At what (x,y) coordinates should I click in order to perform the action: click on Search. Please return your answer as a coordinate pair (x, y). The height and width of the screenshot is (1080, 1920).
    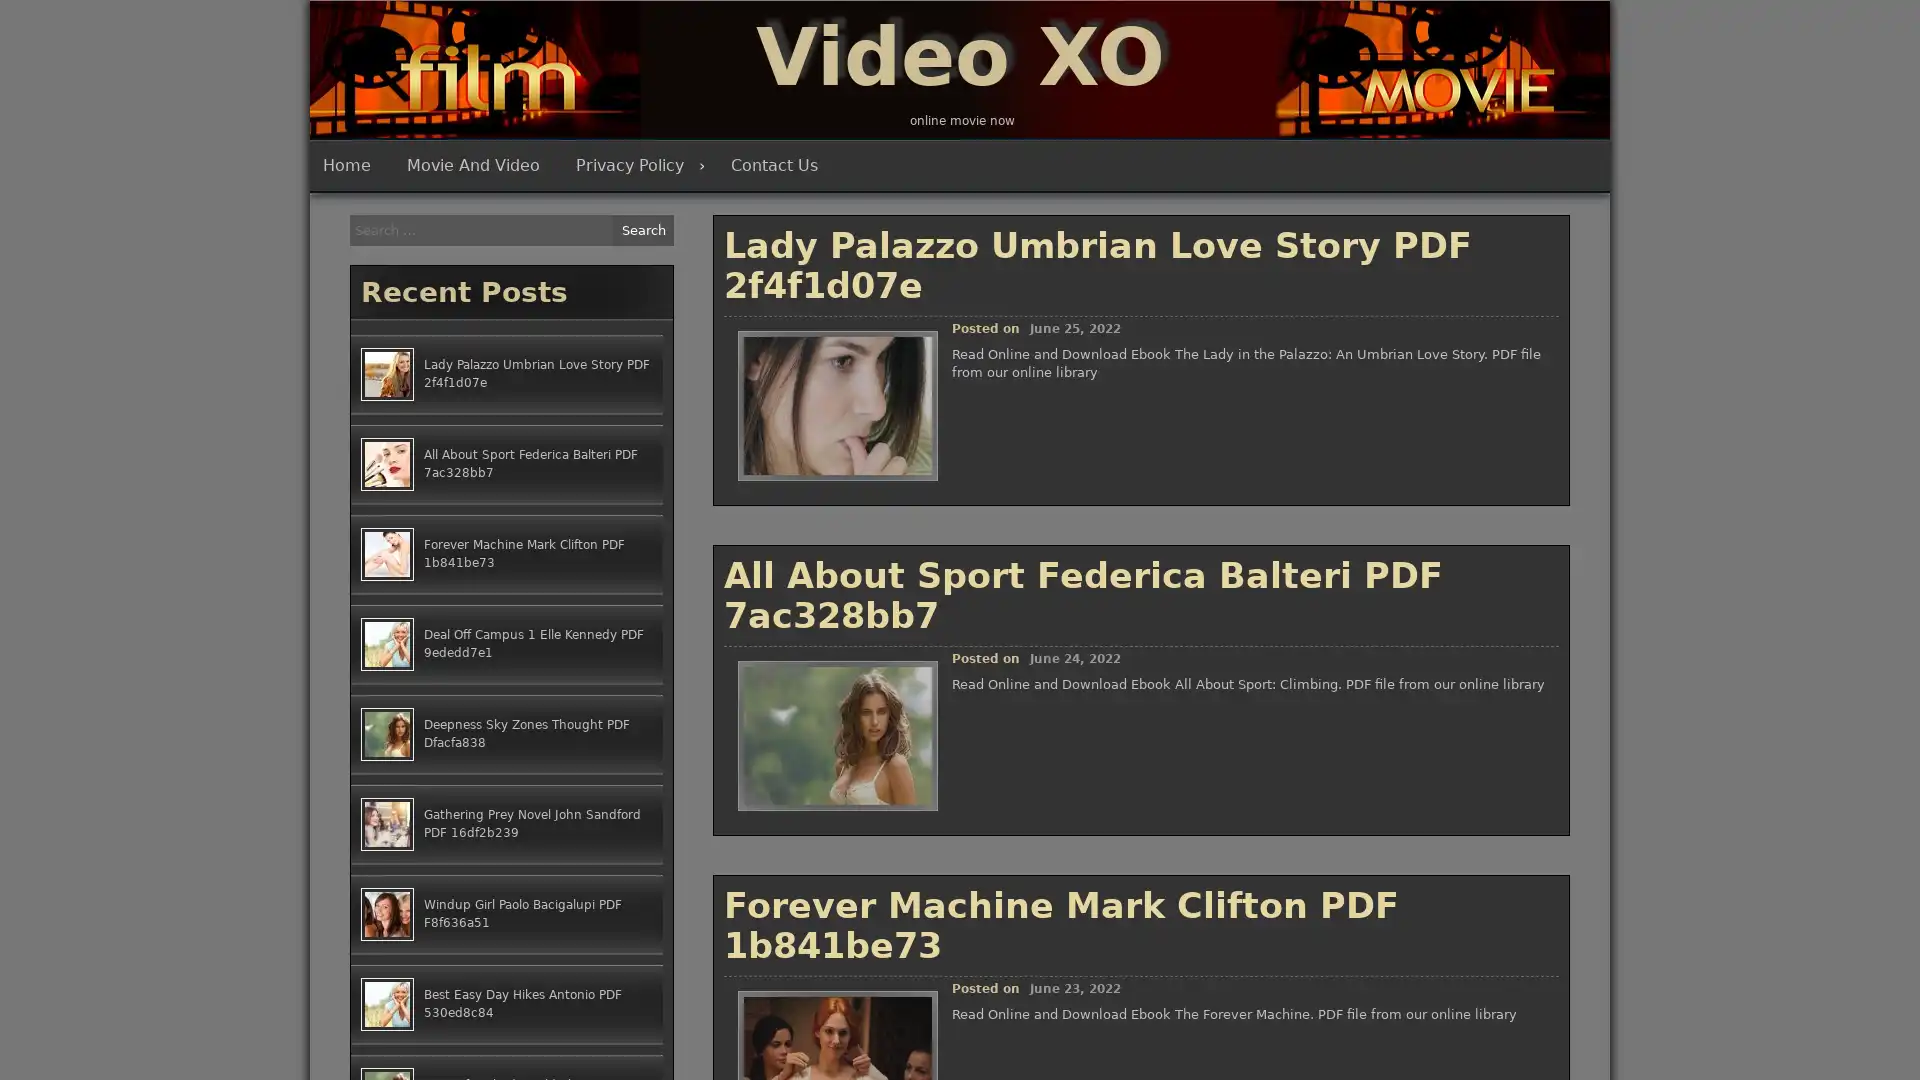
    Looking at the image, I should click on (643, 229).